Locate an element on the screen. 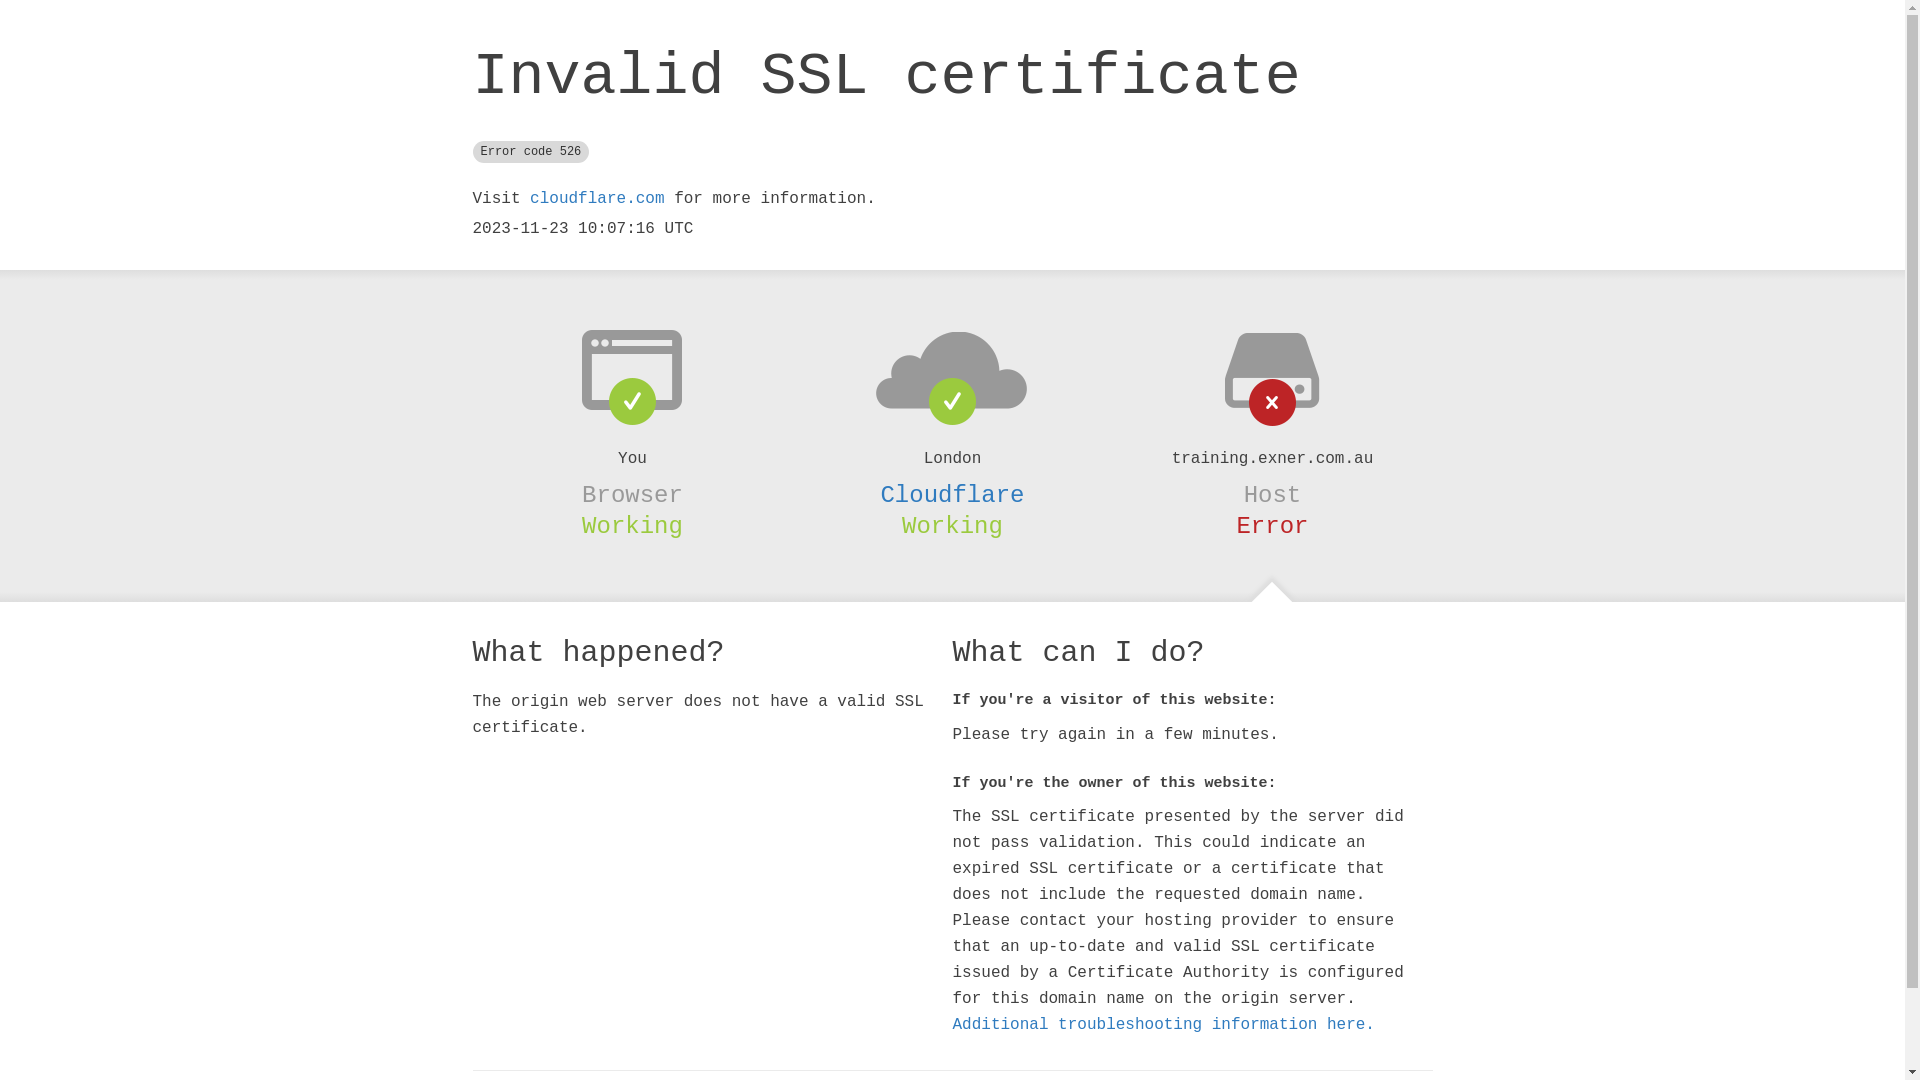  'cloudflare.com' is located at coordinates (595, 199).